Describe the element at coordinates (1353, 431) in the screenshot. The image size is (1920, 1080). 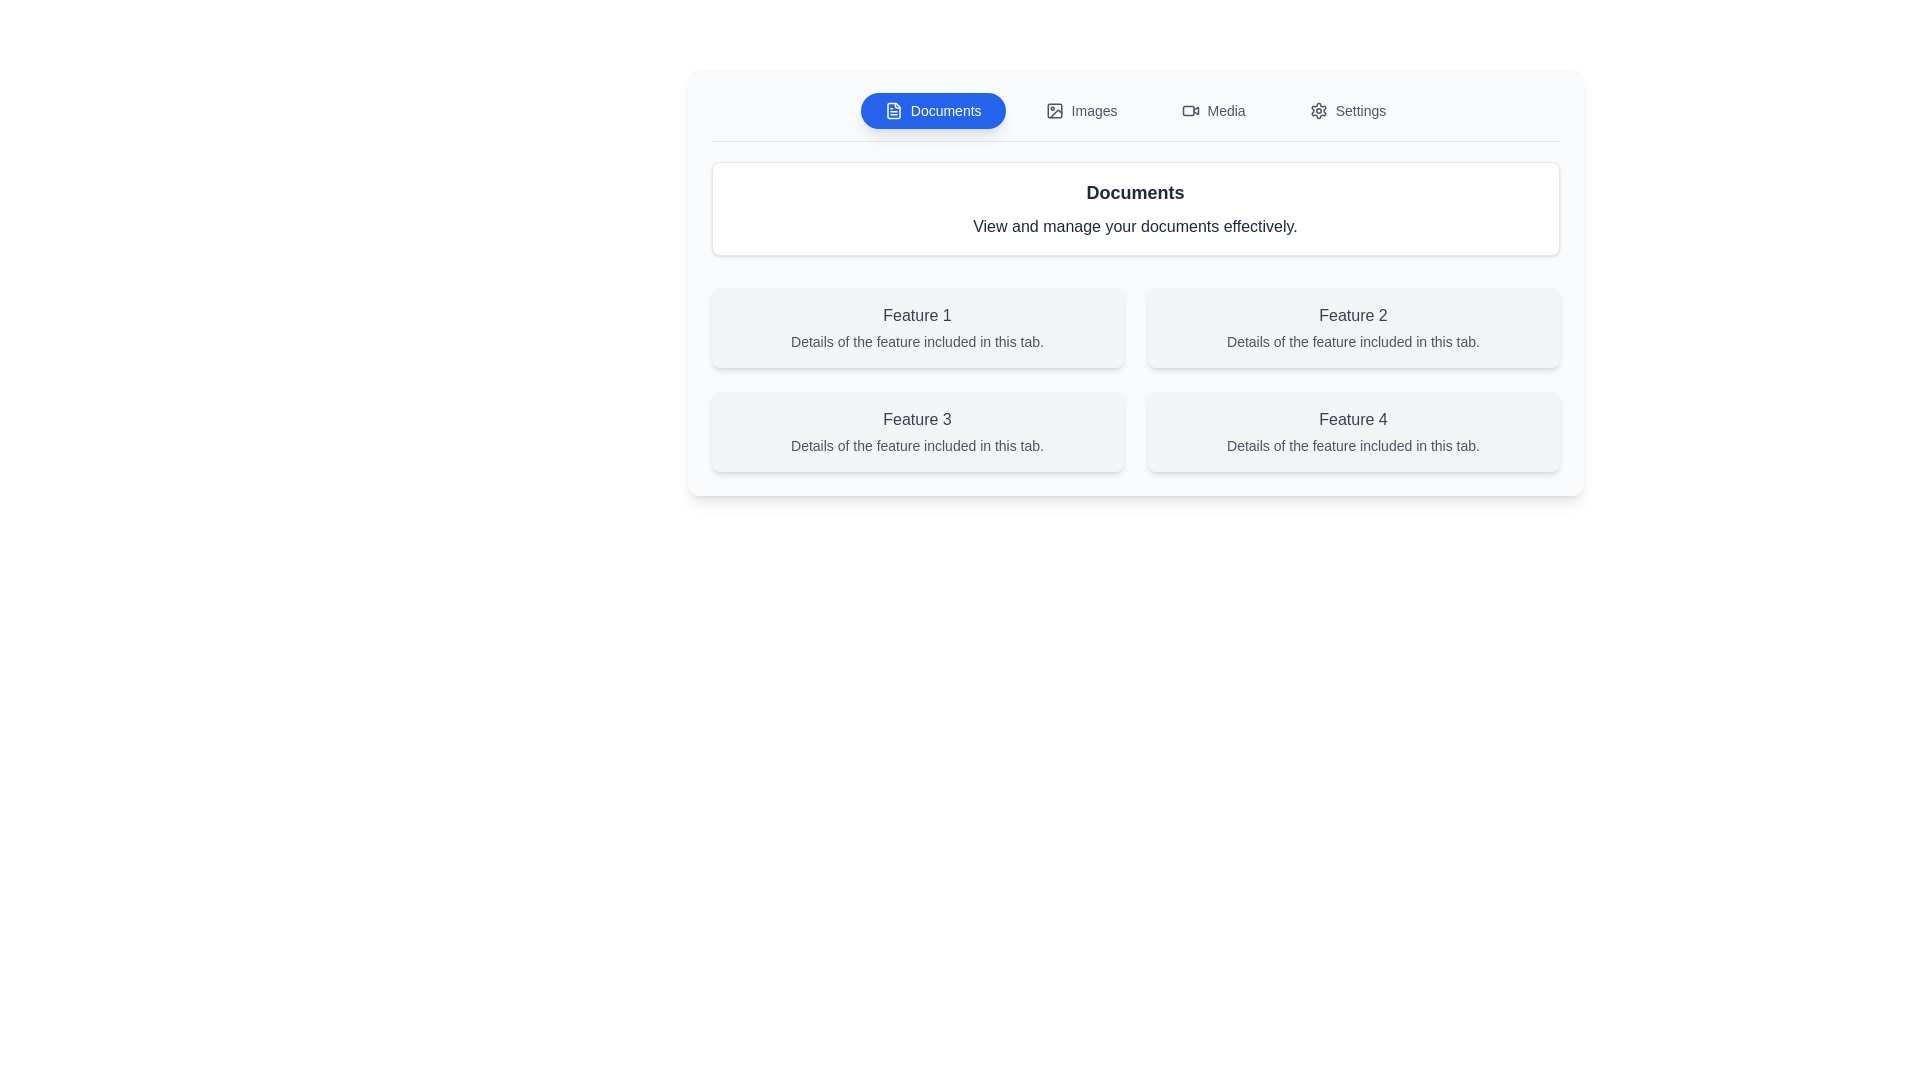
I see `the Informational card displaying 'Feature 4' with a light gray background located in the bottom-right corner of the grid` at that location.